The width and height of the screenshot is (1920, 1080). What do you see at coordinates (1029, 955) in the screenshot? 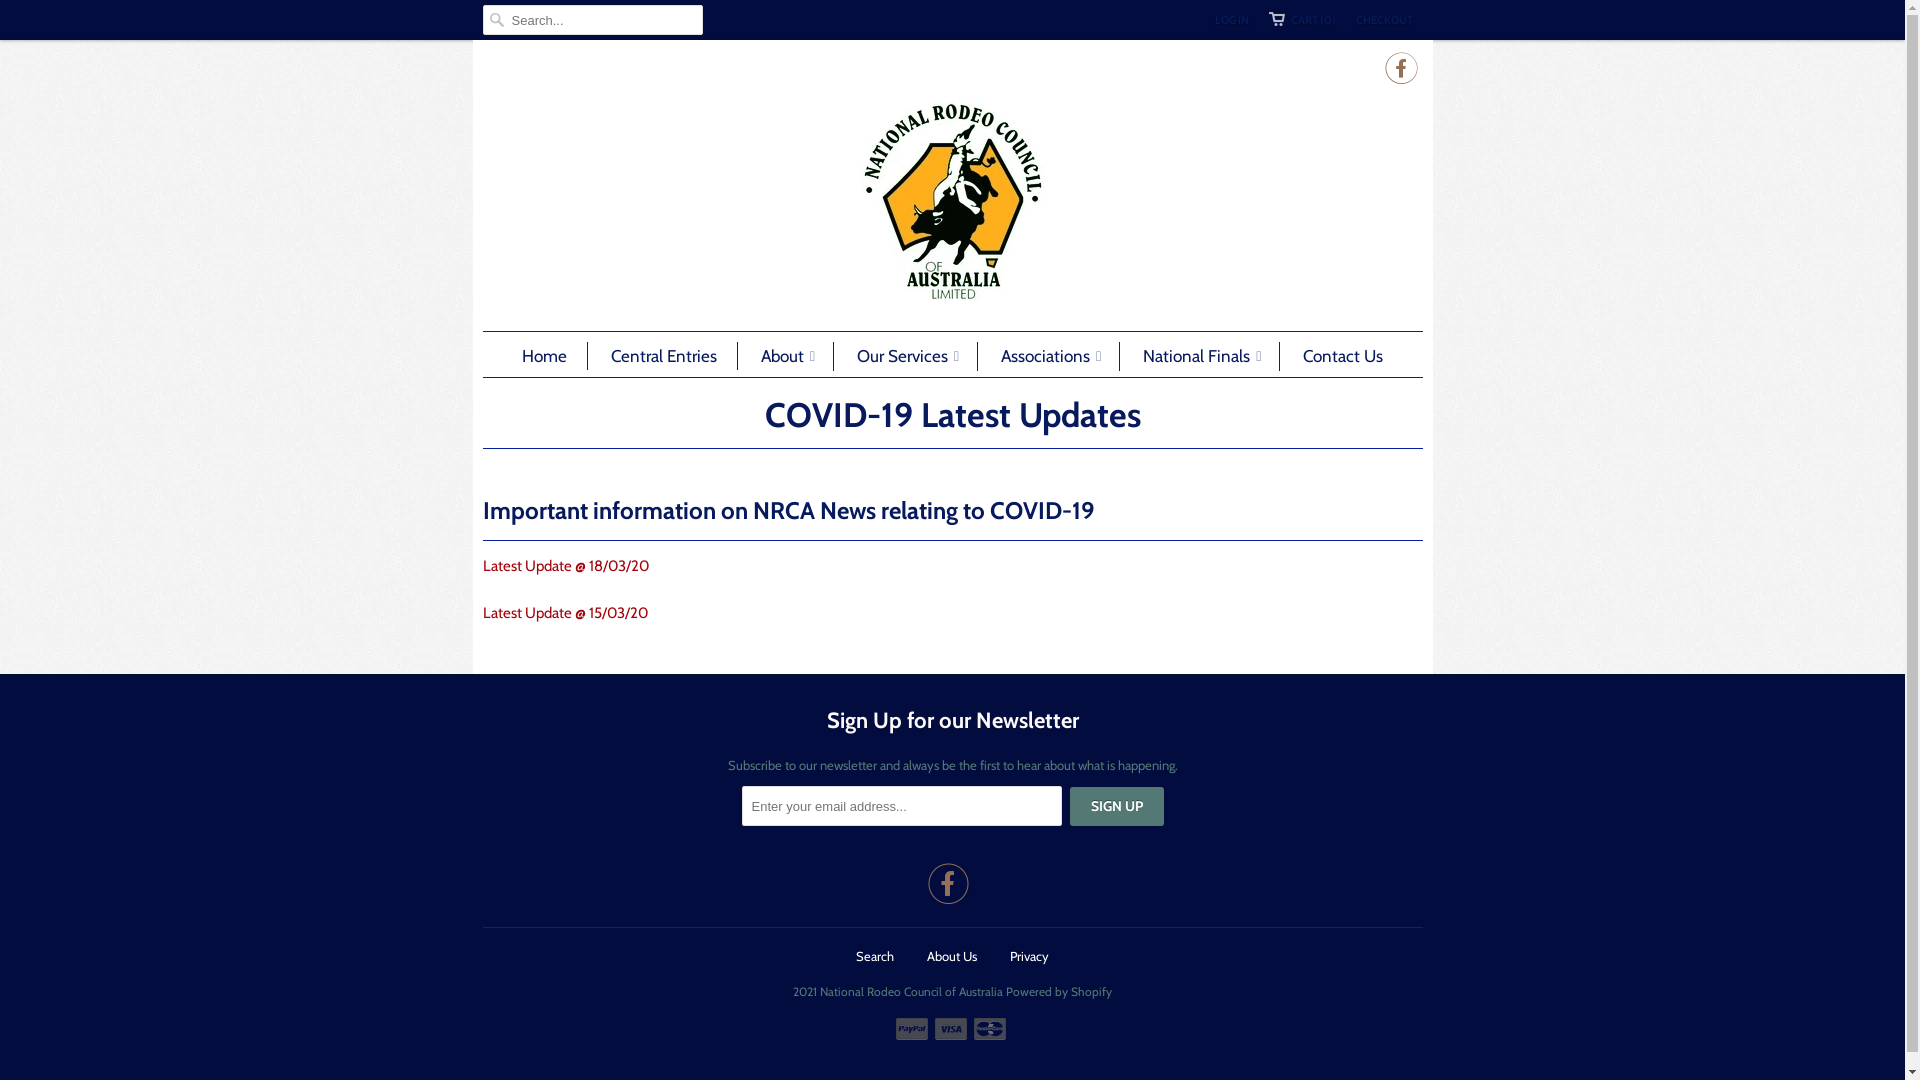
I see `'Privacy'` at bounding box center [1029, 955].